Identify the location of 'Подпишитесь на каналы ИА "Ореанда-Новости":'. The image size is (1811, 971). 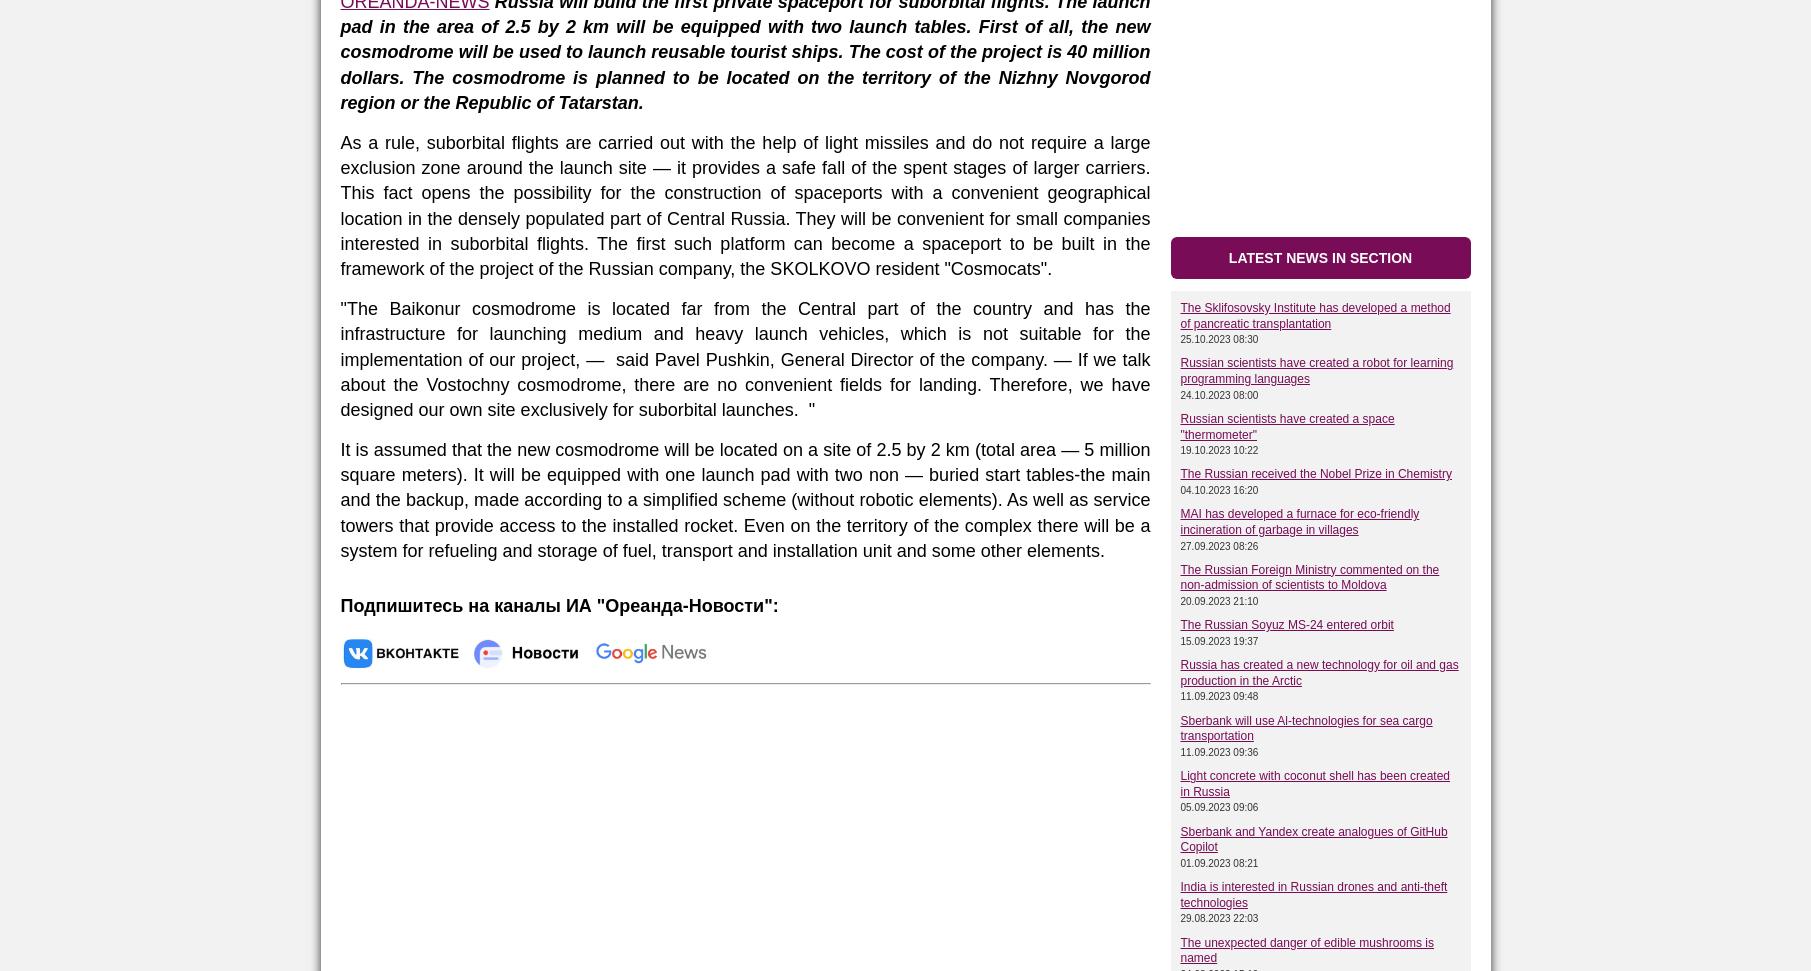
(558, 605).